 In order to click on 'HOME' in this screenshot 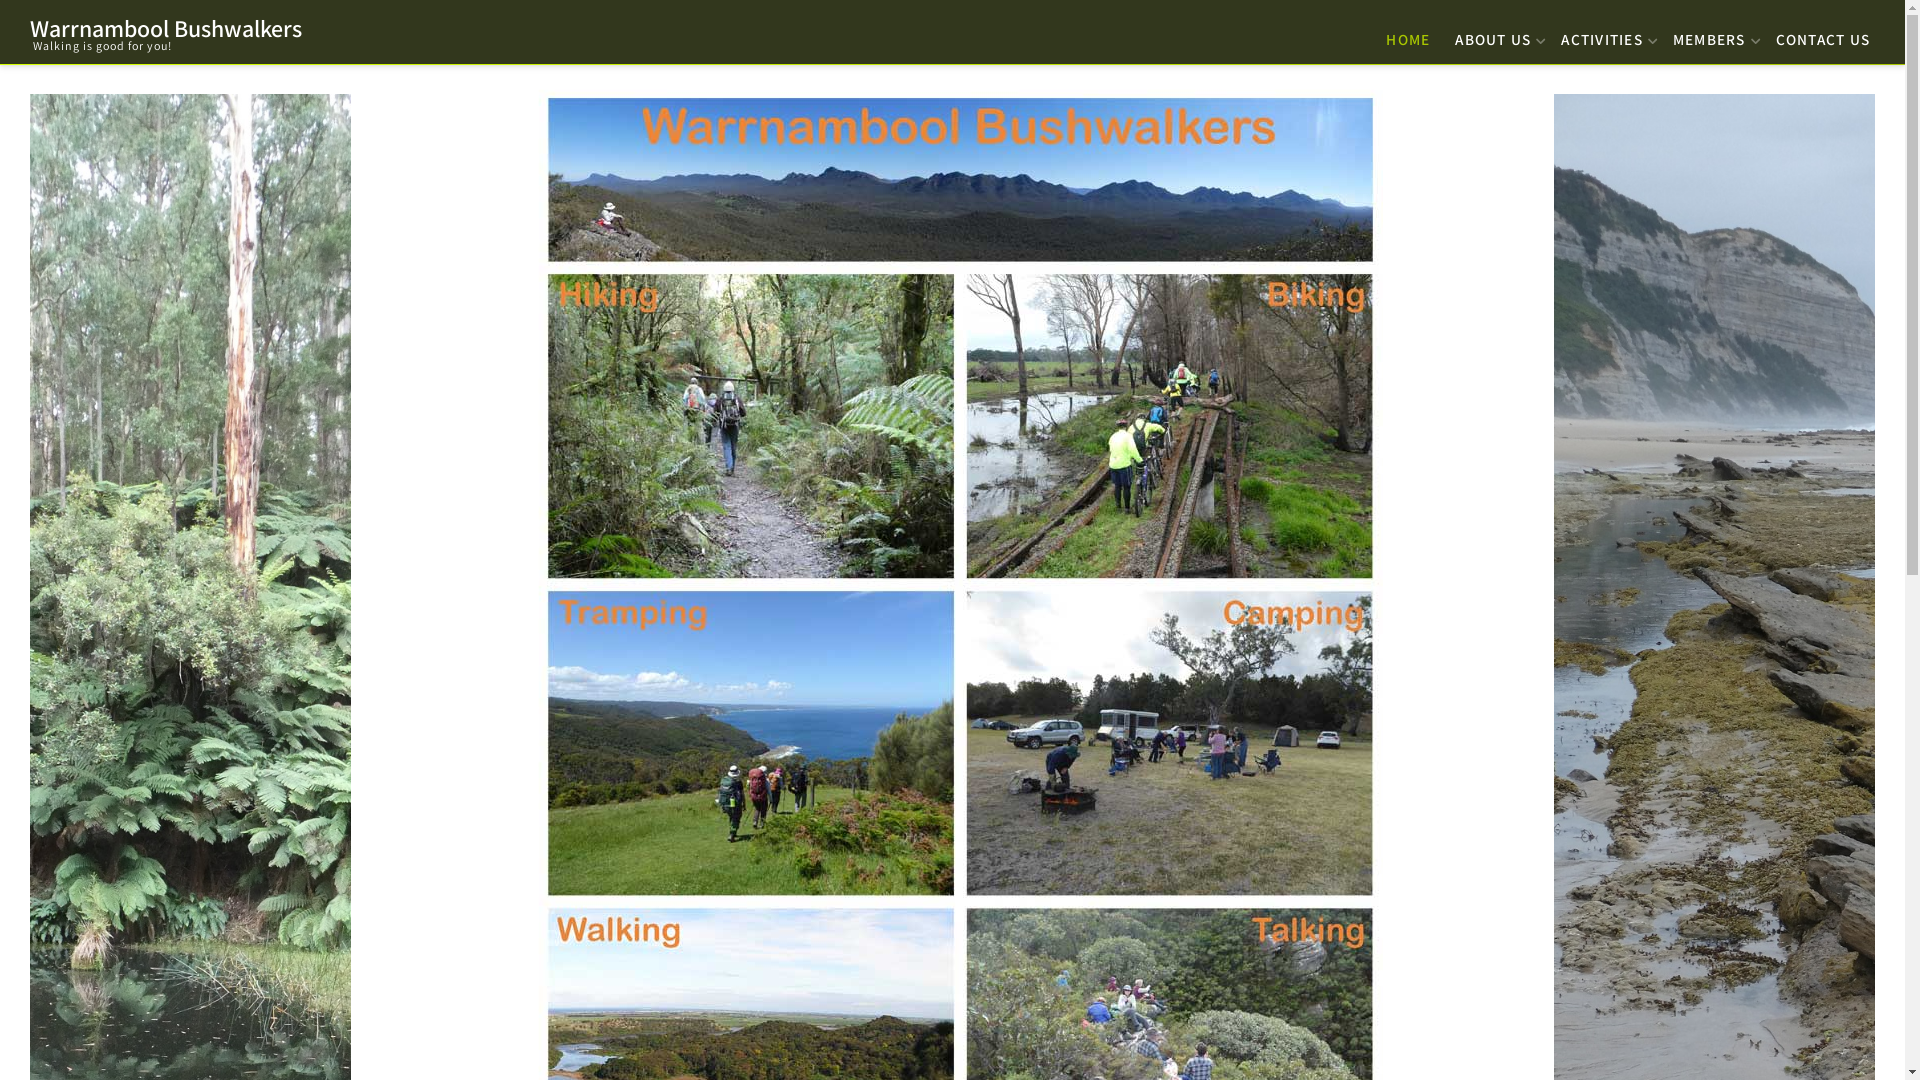, I will do `click(1380, 34)`.